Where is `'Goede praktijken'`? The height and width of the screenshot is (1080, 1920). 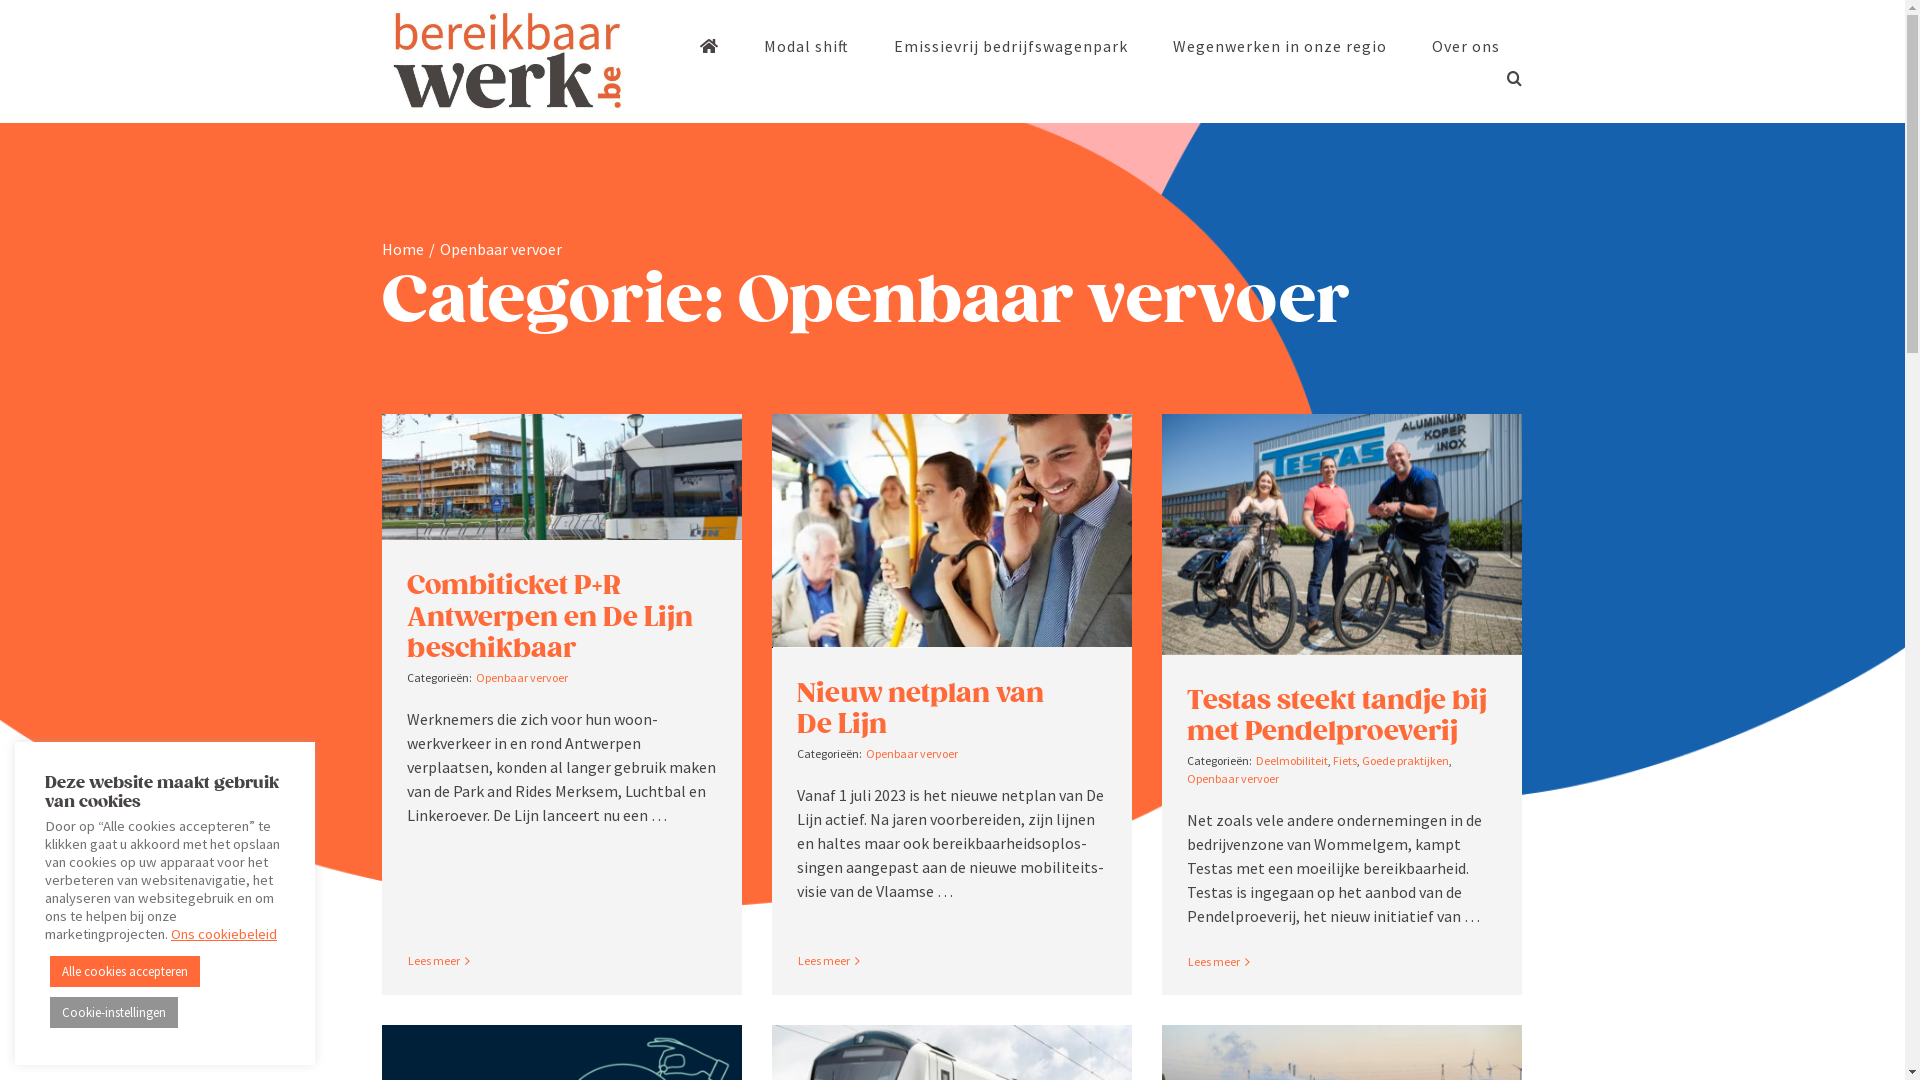
'Goede praktijken' is located at coordinates (1404, 760).